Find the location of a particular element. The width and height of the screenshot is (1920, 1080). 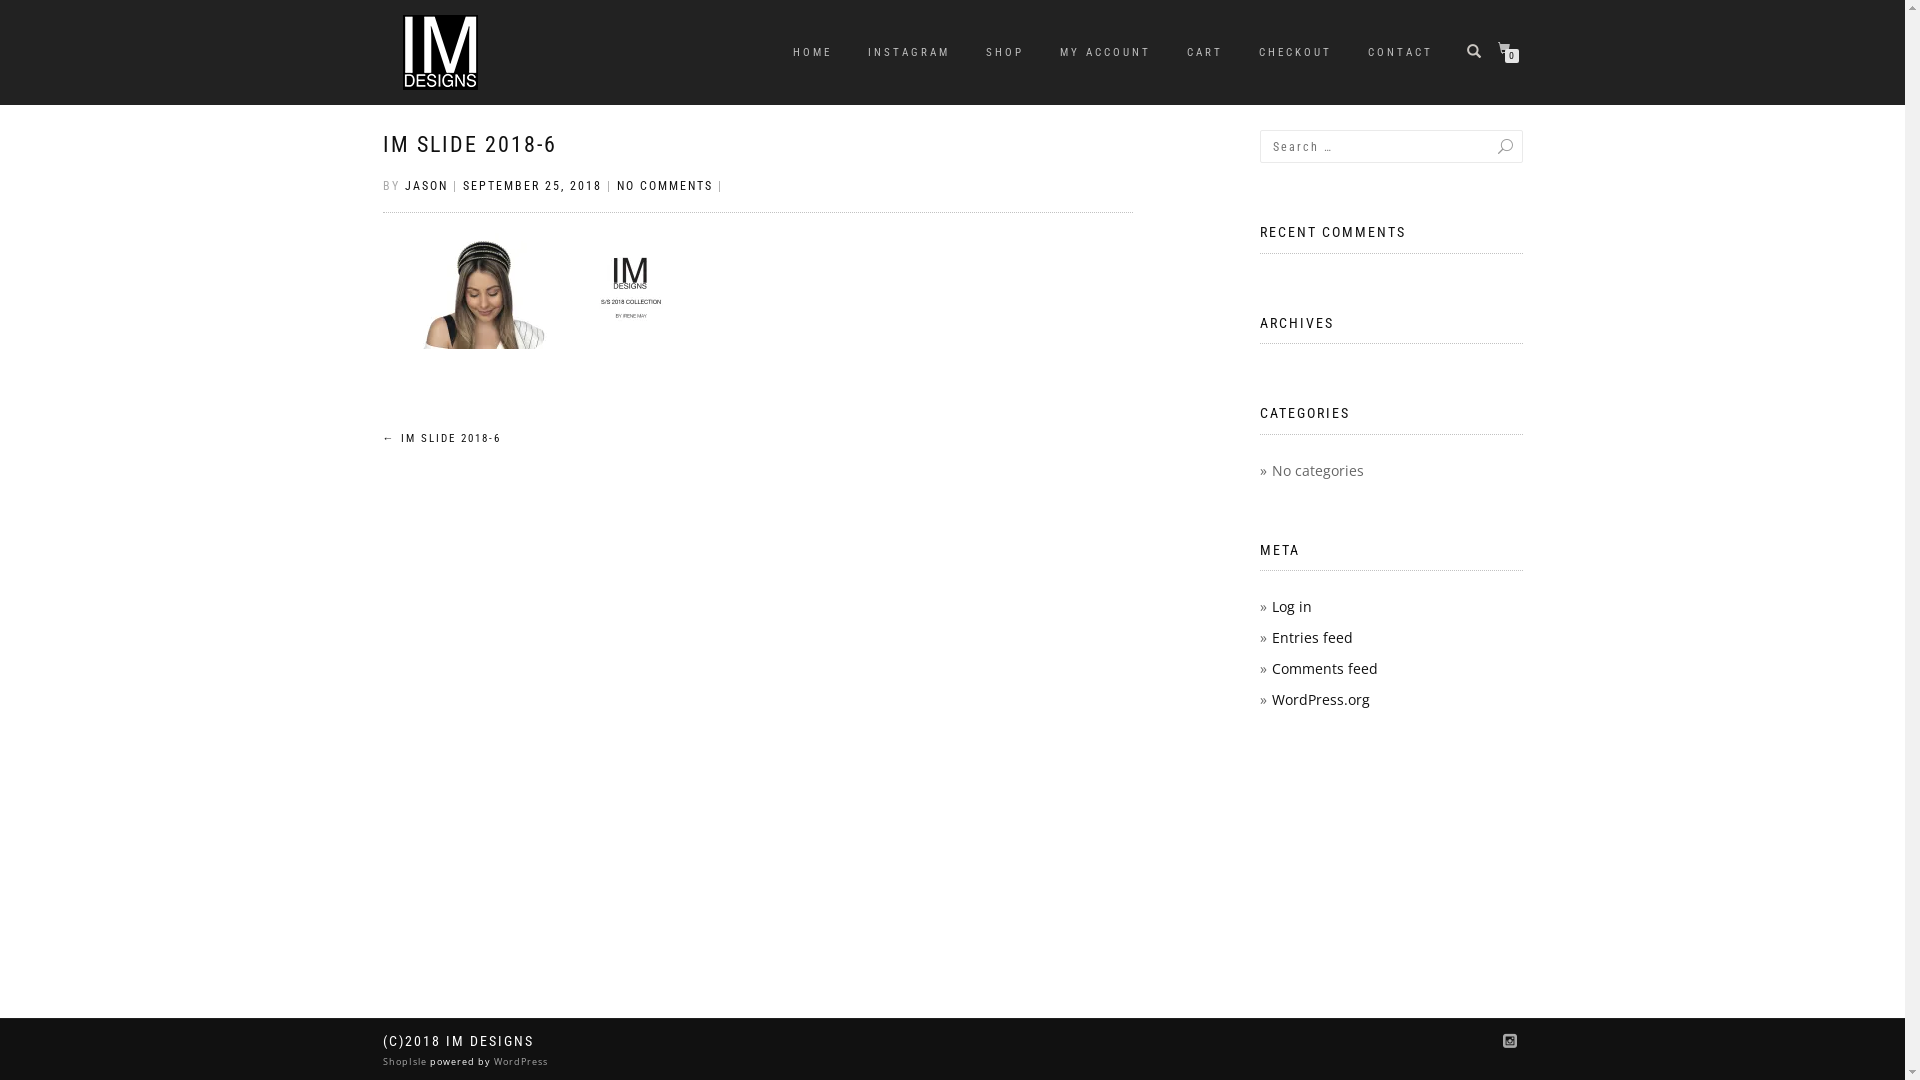

'HOME' is located at coordinates (812, 52).